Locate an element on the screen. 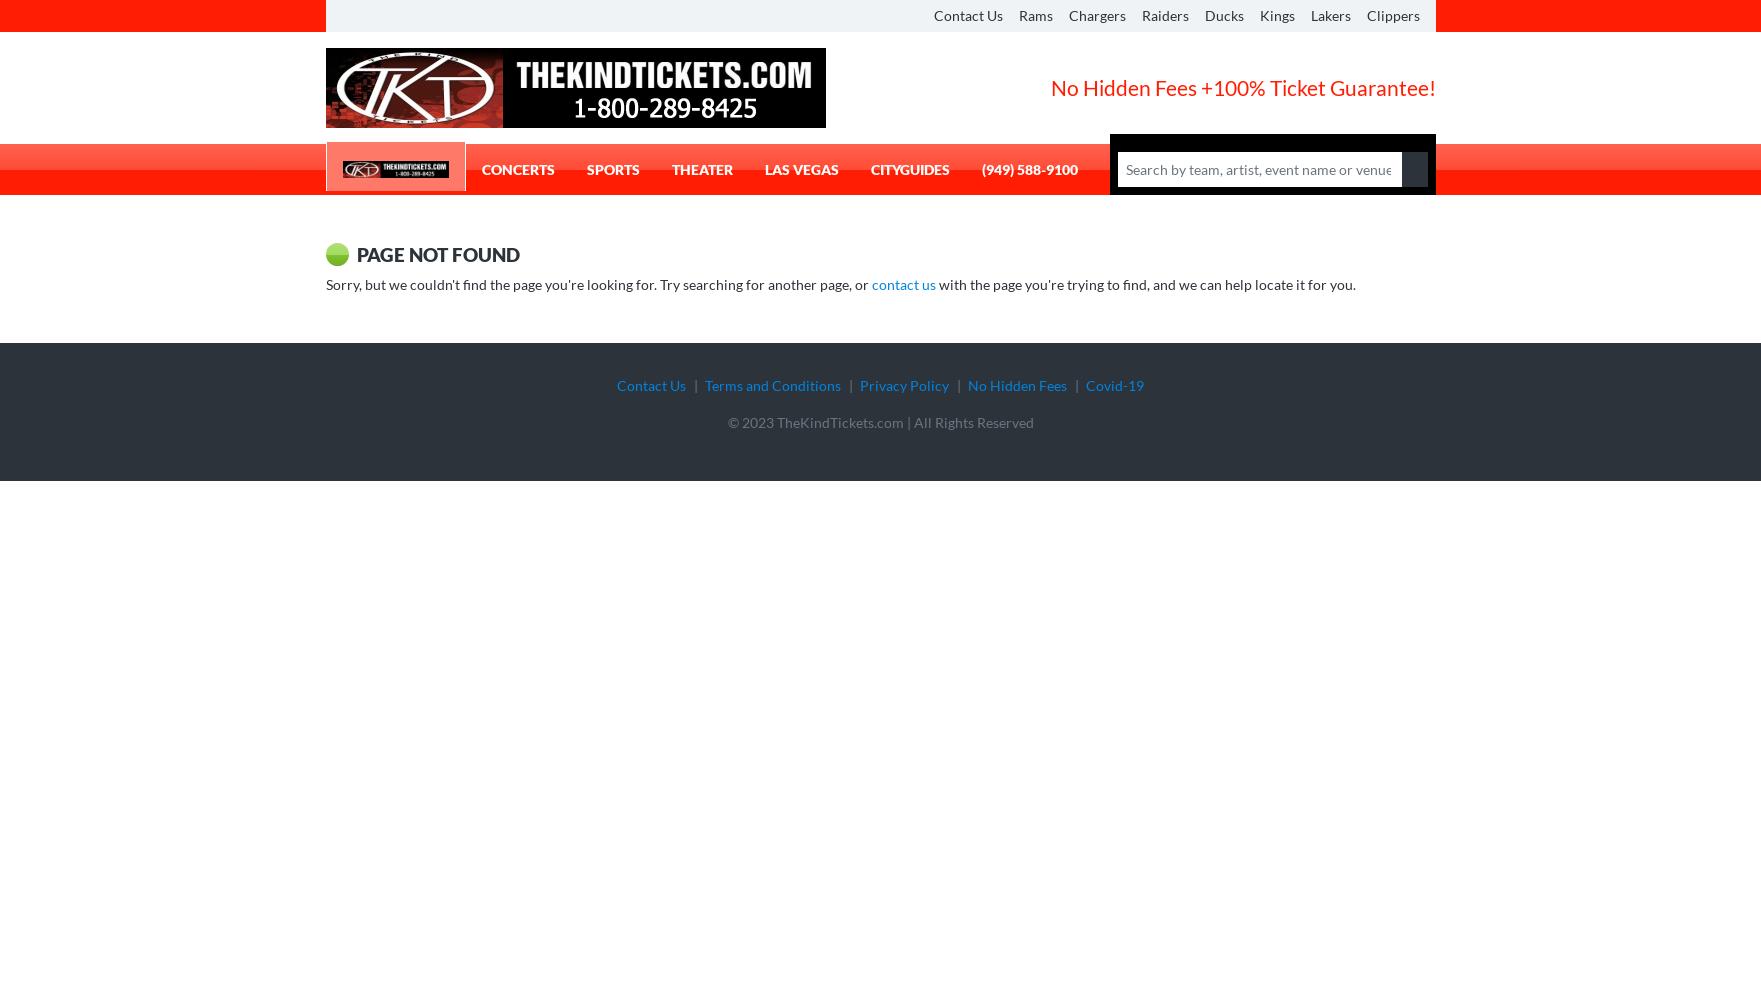  '© 2023 TheKindTickets.com | All Rights Reserved' is located at coordinates (879, 421).